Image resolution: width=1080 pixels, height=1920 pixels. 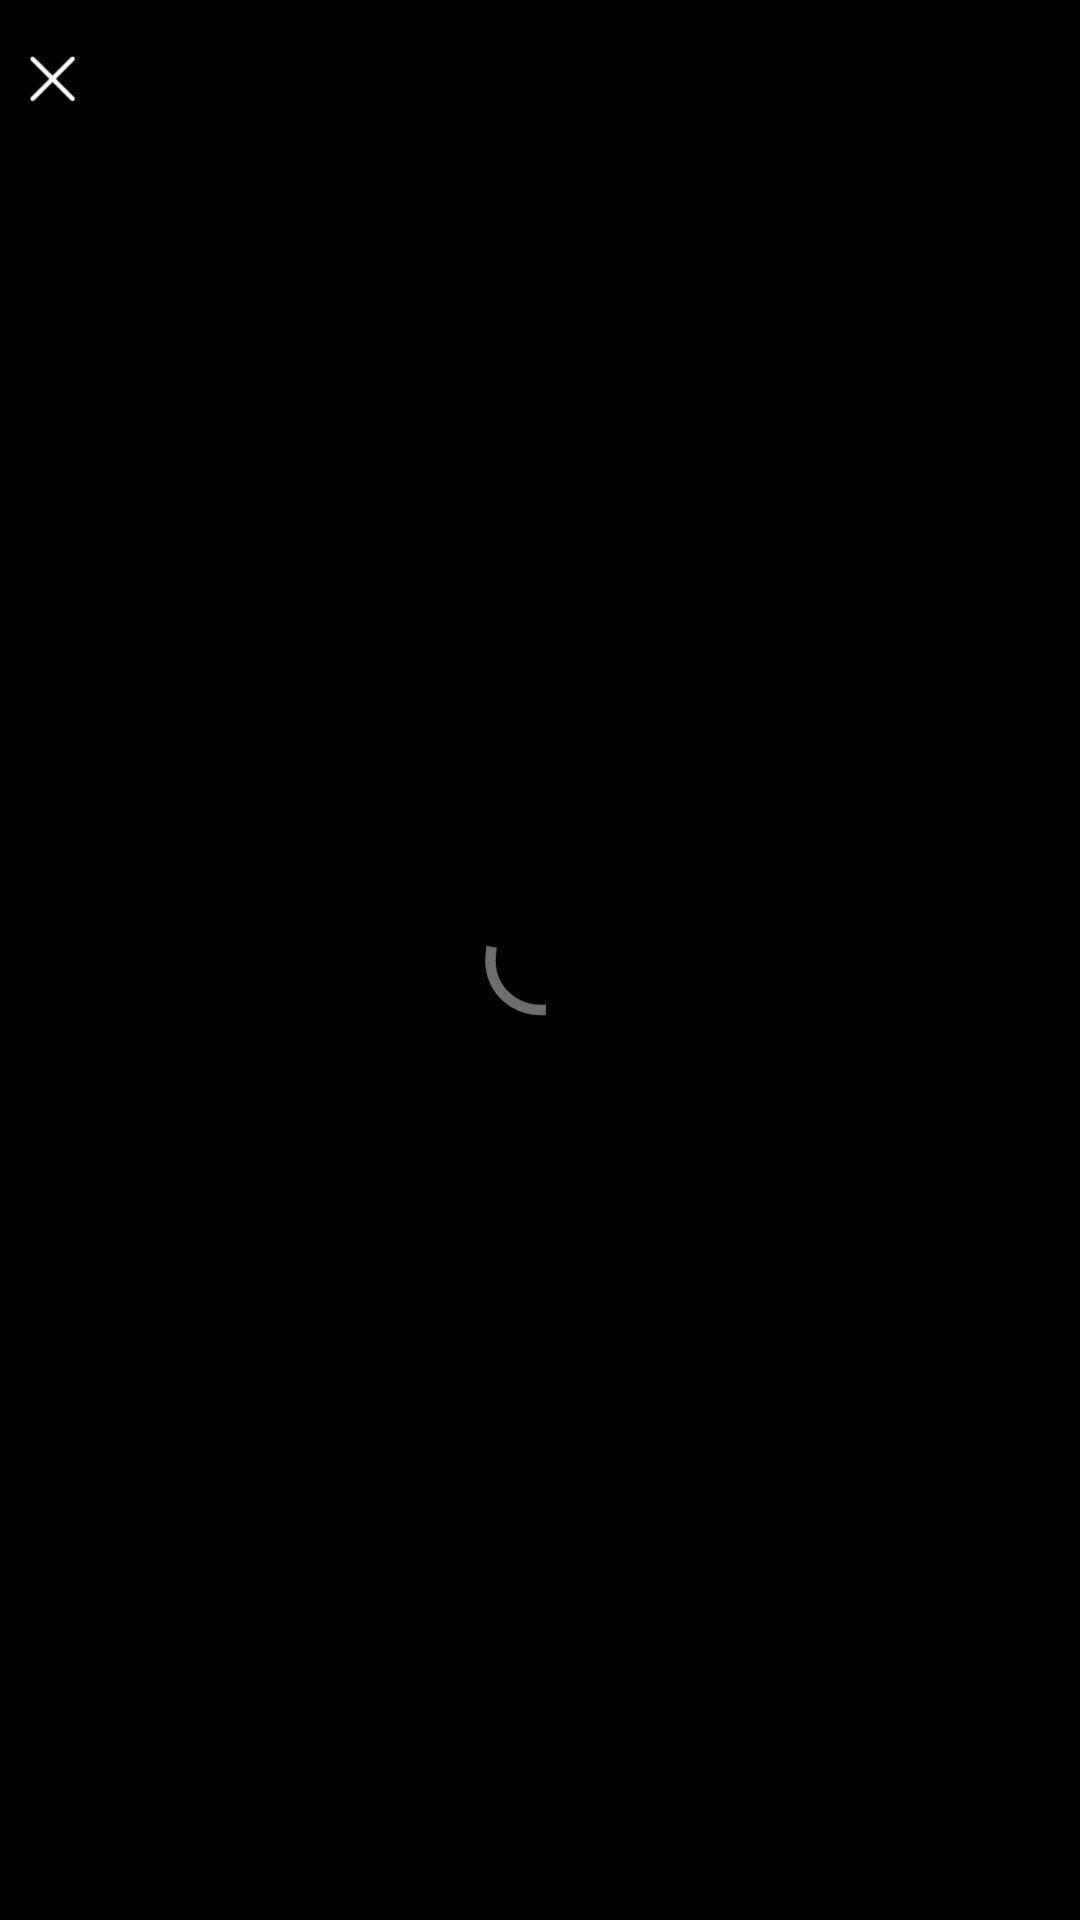 I want to click on screen, so click(x=51, y=78).